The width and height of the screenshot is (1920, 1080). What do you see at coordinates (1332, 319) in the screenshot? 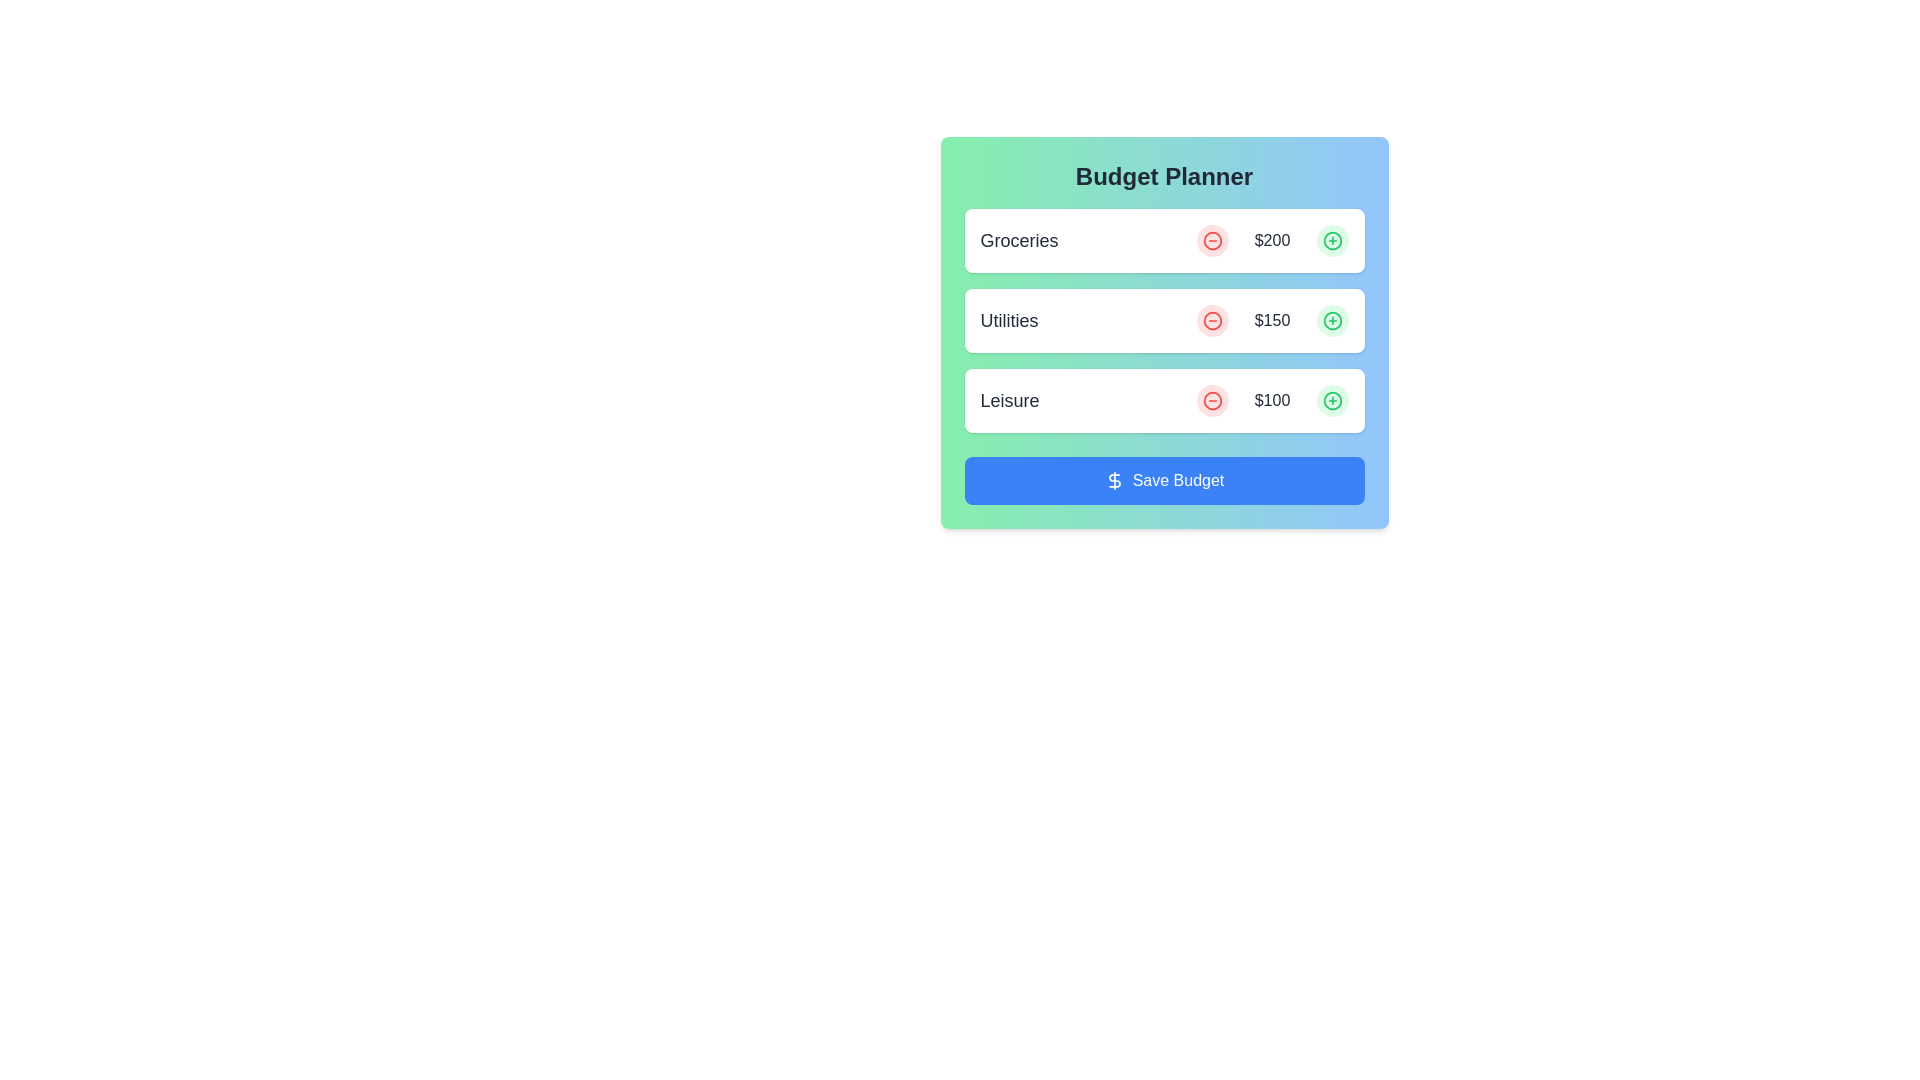
I see `the addition button in the 'Budget Planner' card, located to the right of the 'Utilities' label and the amount value '$150'` at bounding box center [1332, 319].